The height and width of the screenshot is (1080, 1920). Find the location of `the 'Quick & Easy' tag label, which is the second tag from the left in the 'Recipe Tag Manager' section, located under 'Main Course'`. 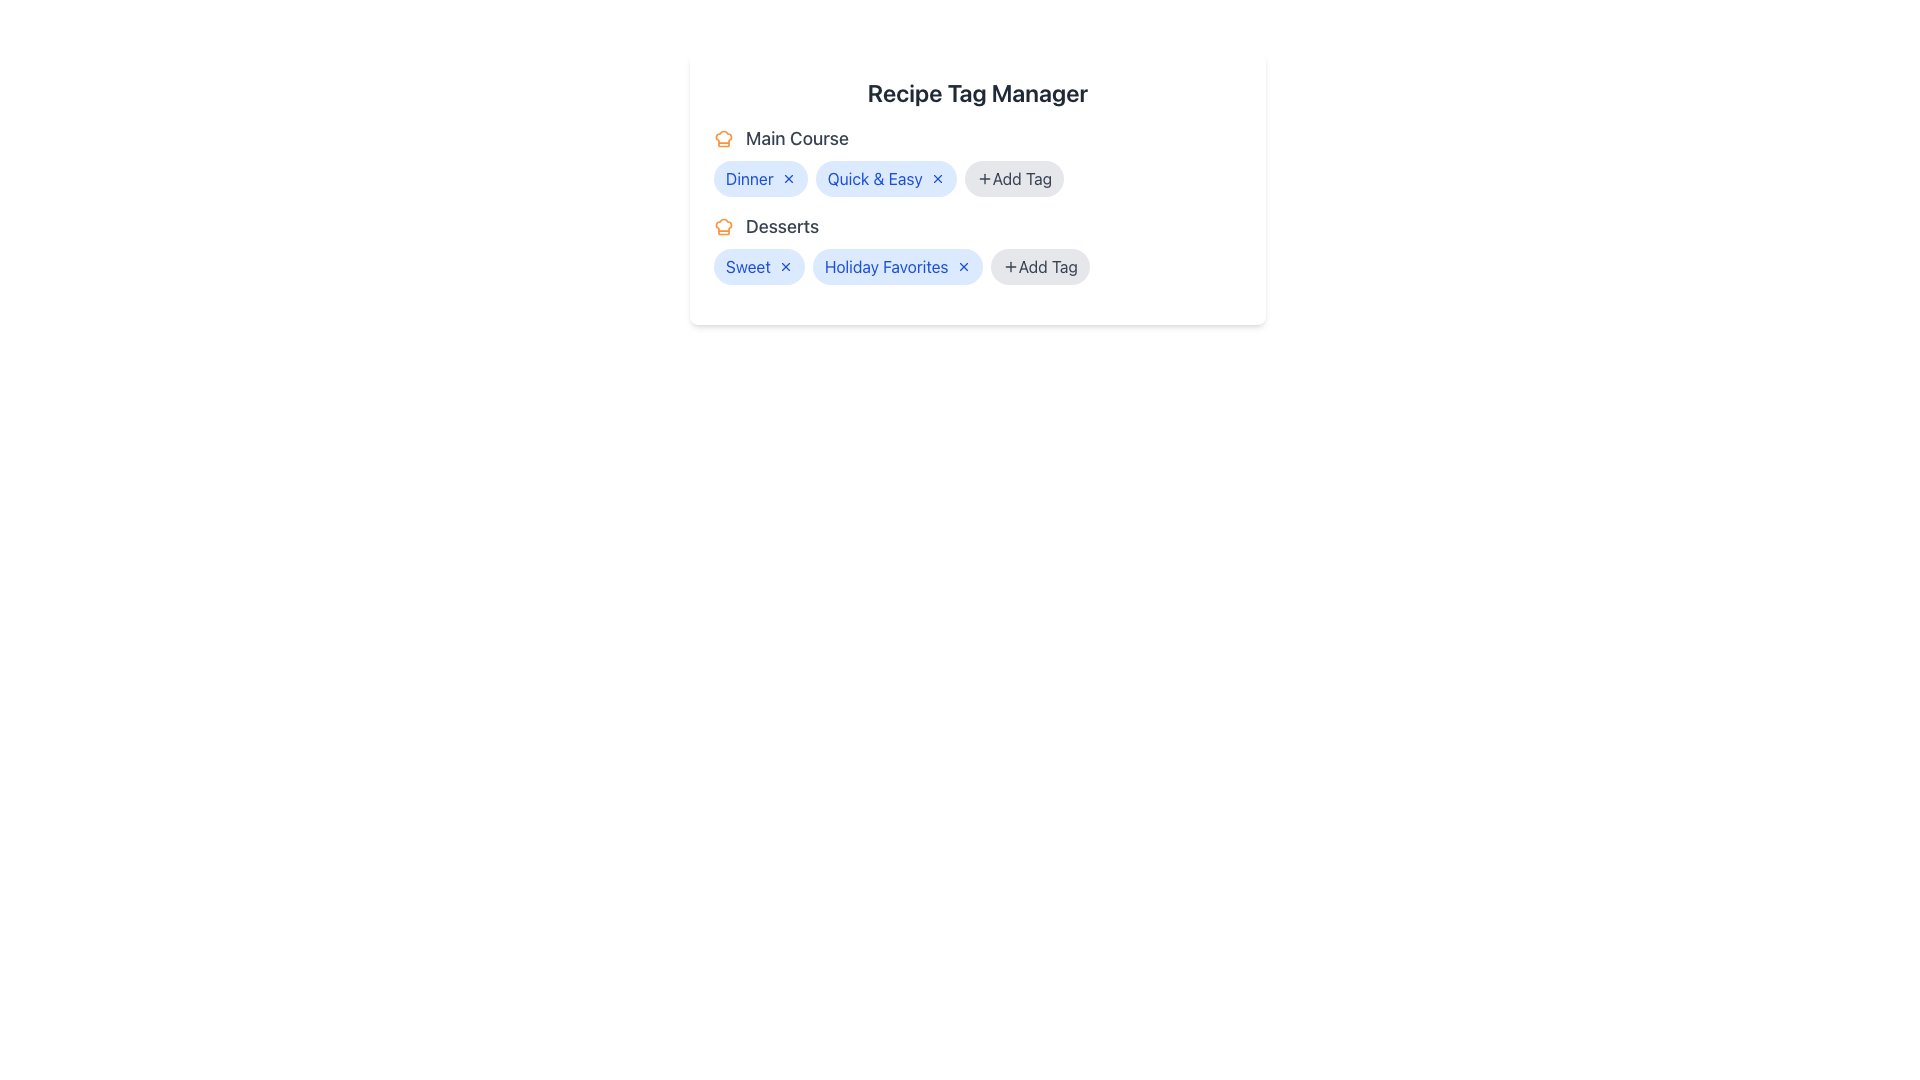

the 'Quick & Easy' tag label, which is the second tag from the left in the 'Recipe Tag Manager' section, located under 'Main Course' is located at coordinates (885, 177).